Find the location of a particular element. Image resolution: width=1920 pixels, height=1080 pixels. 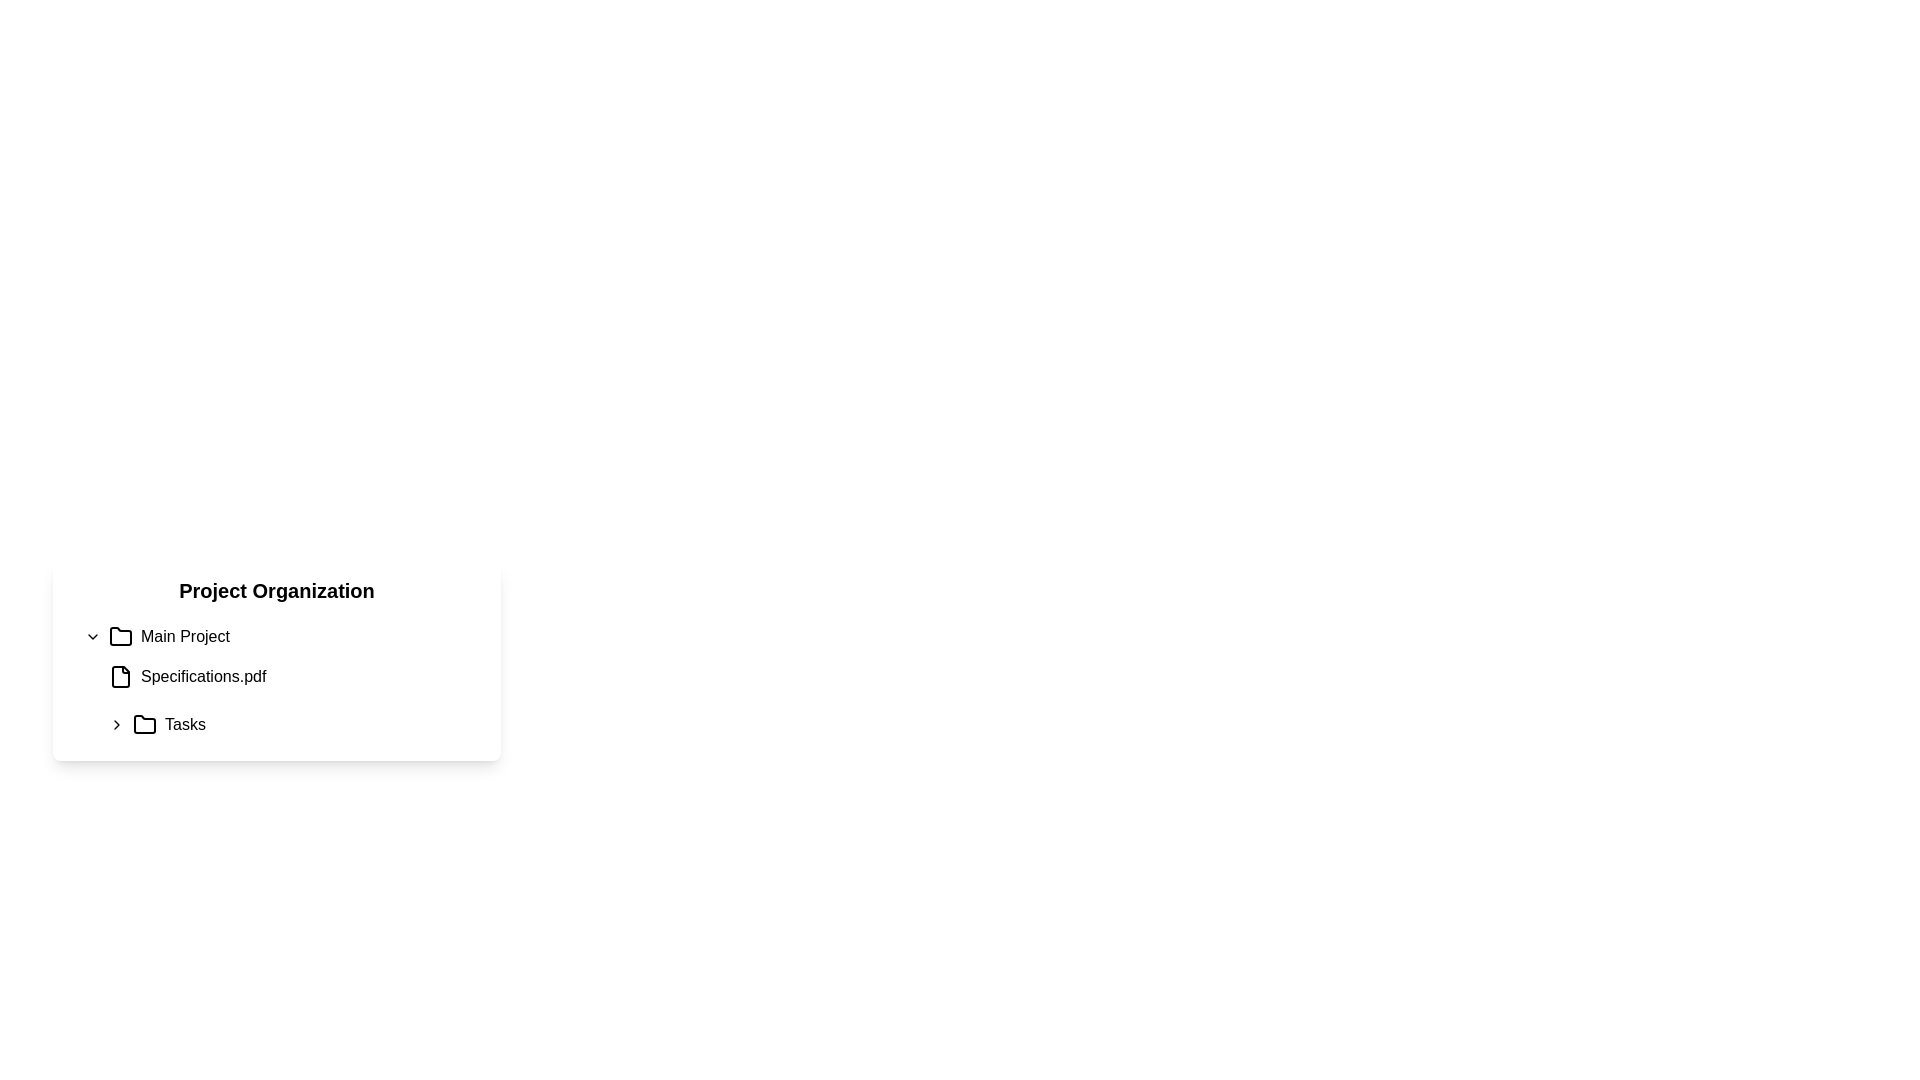

the folder icon, which is a minimalist graphic with a black outline on a white background, located to the left of the 'Main Project' label in the Project Organization section is located at coordinates (119, 636).